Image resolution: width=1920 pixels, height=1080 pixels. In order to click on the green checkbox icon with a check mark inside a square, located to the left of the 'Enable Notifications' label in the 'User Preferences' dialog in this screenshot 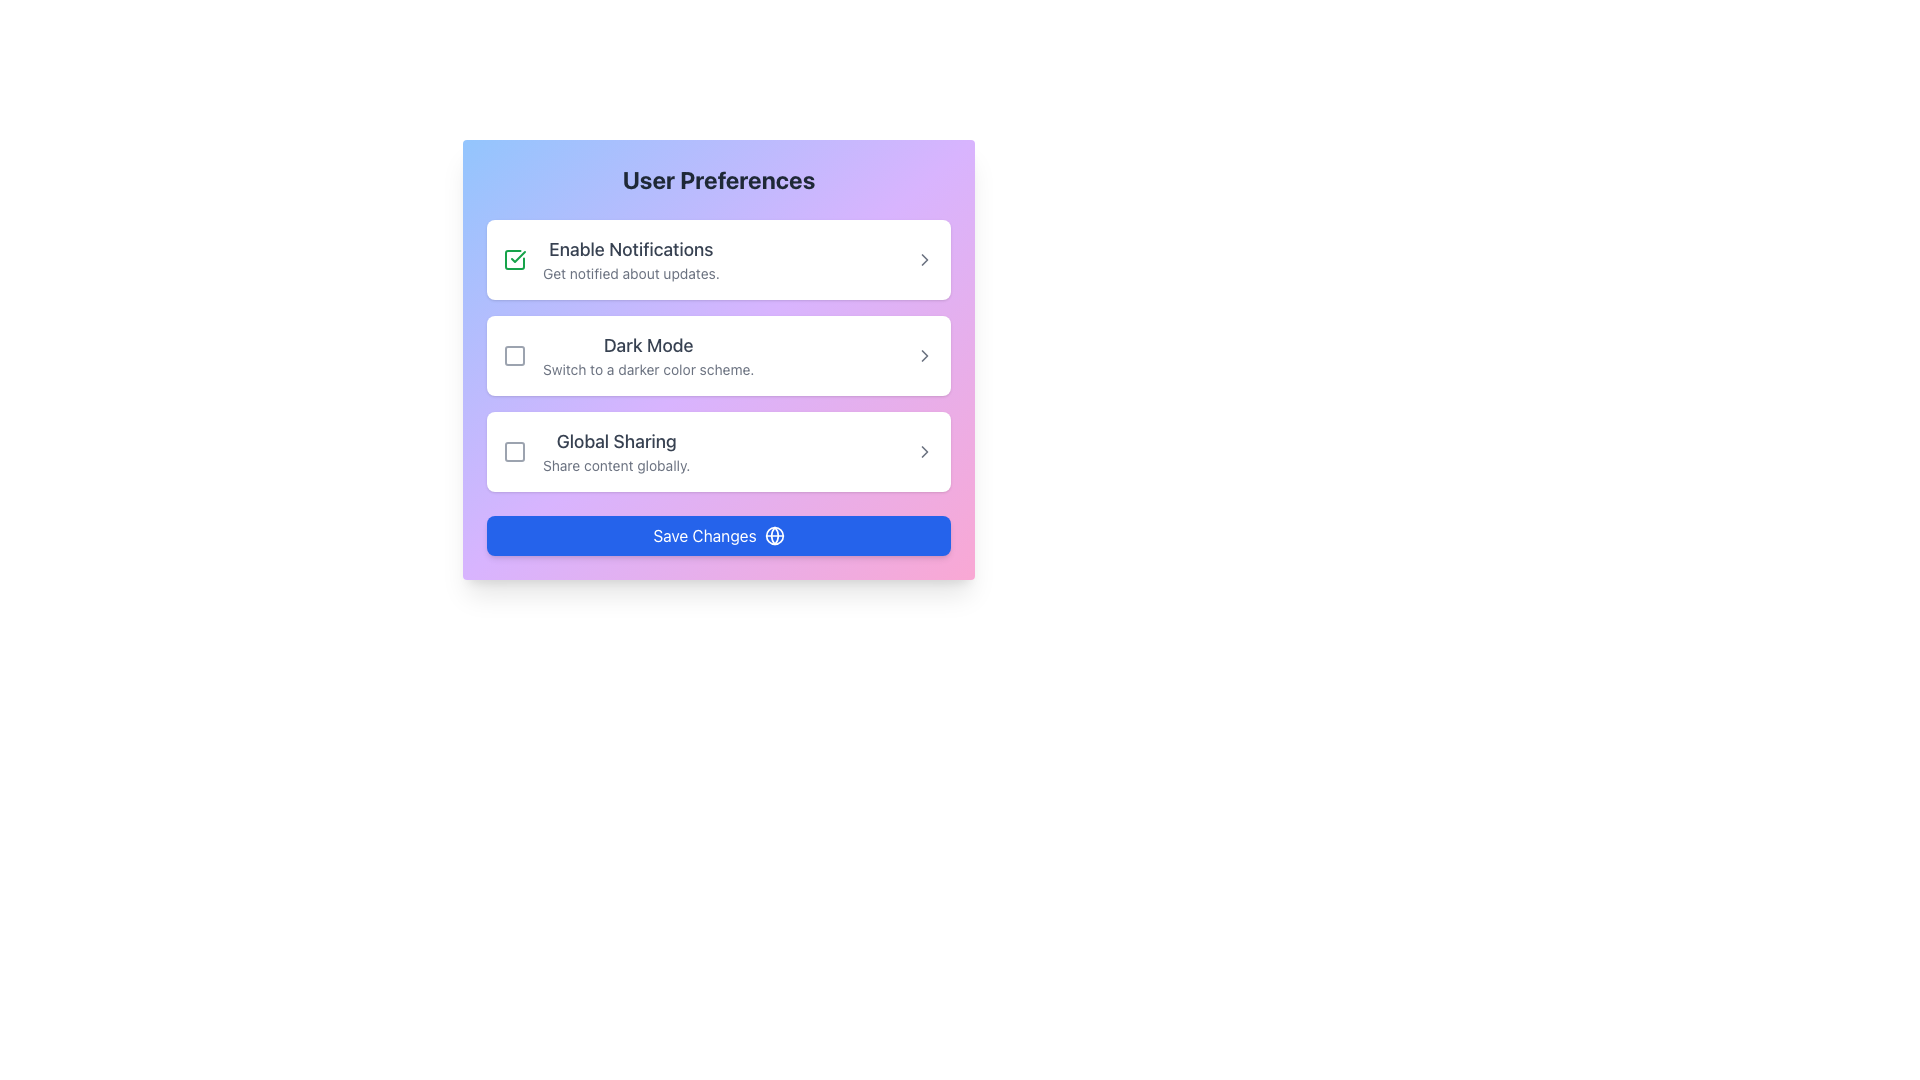, I will do `click(514, 258)`.